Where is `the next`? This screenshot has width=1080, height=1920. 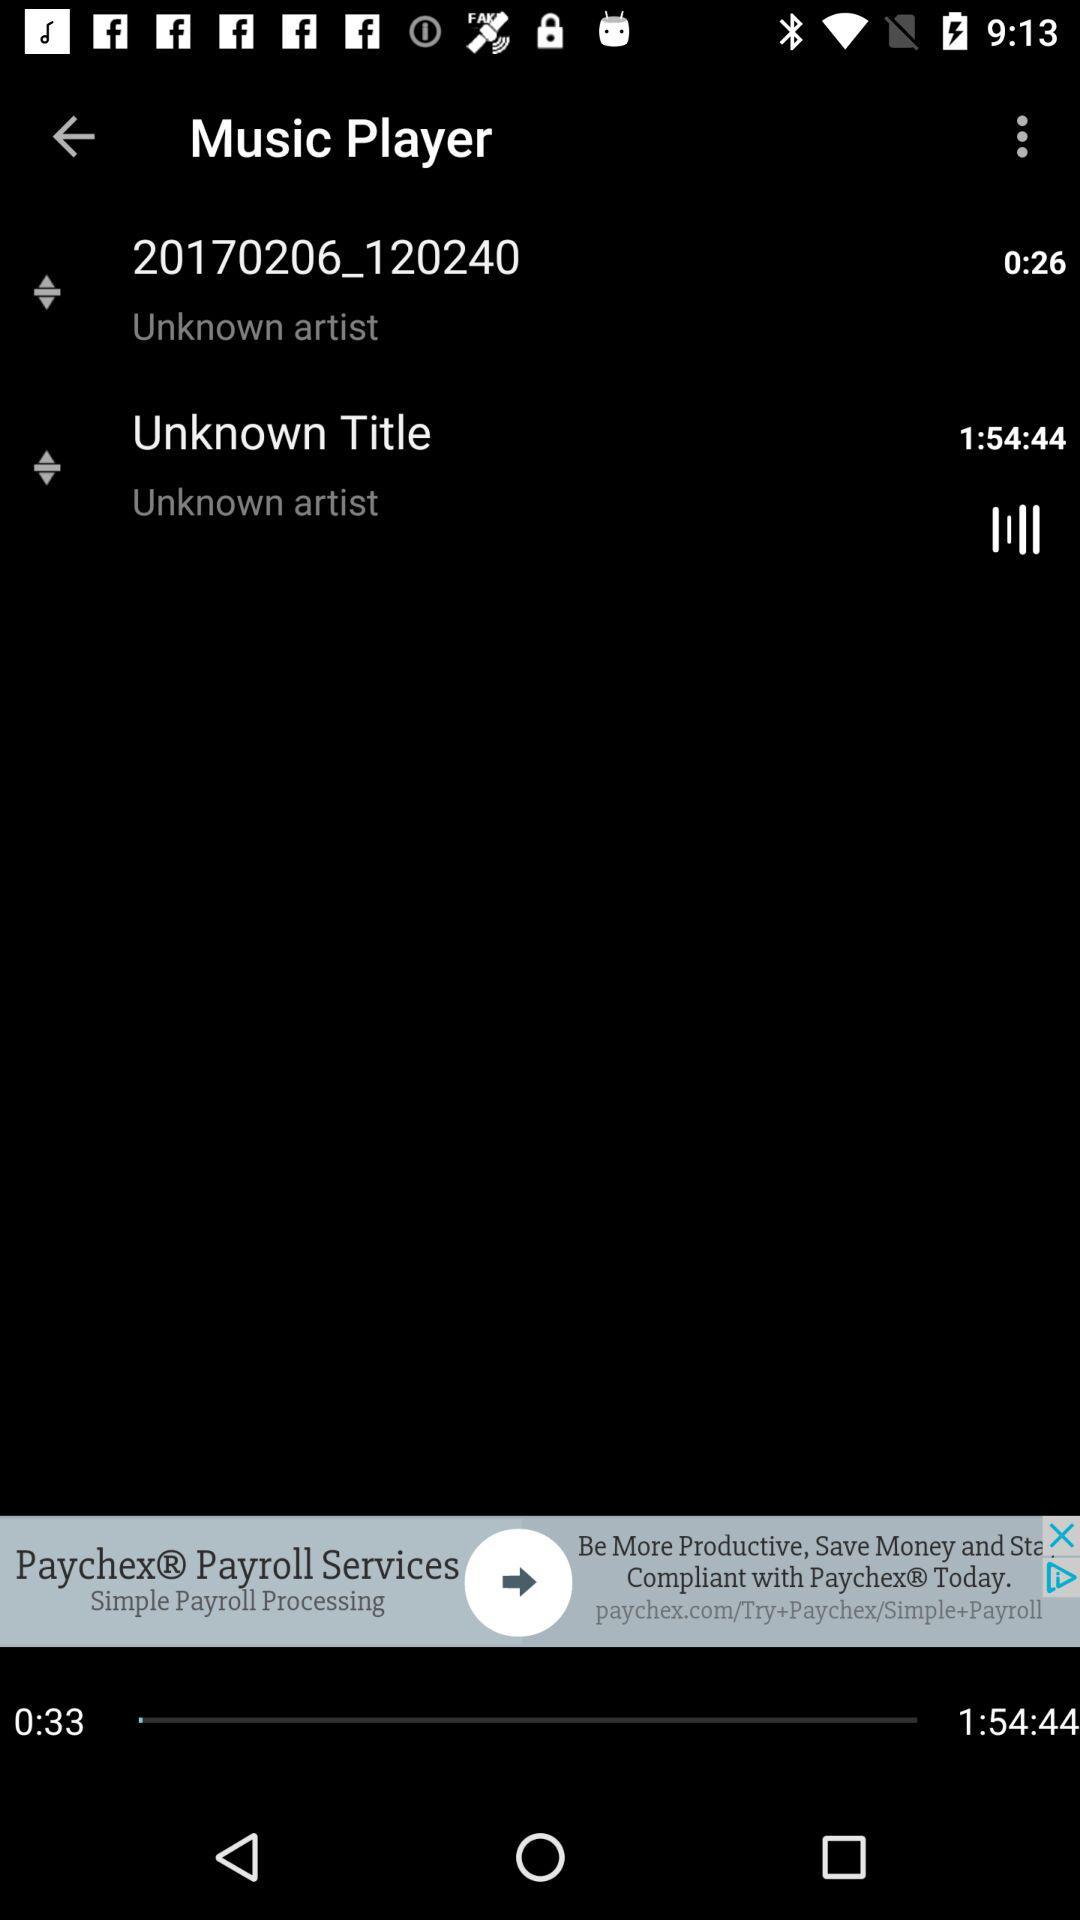
the next is located at coordinates (540, 1580).